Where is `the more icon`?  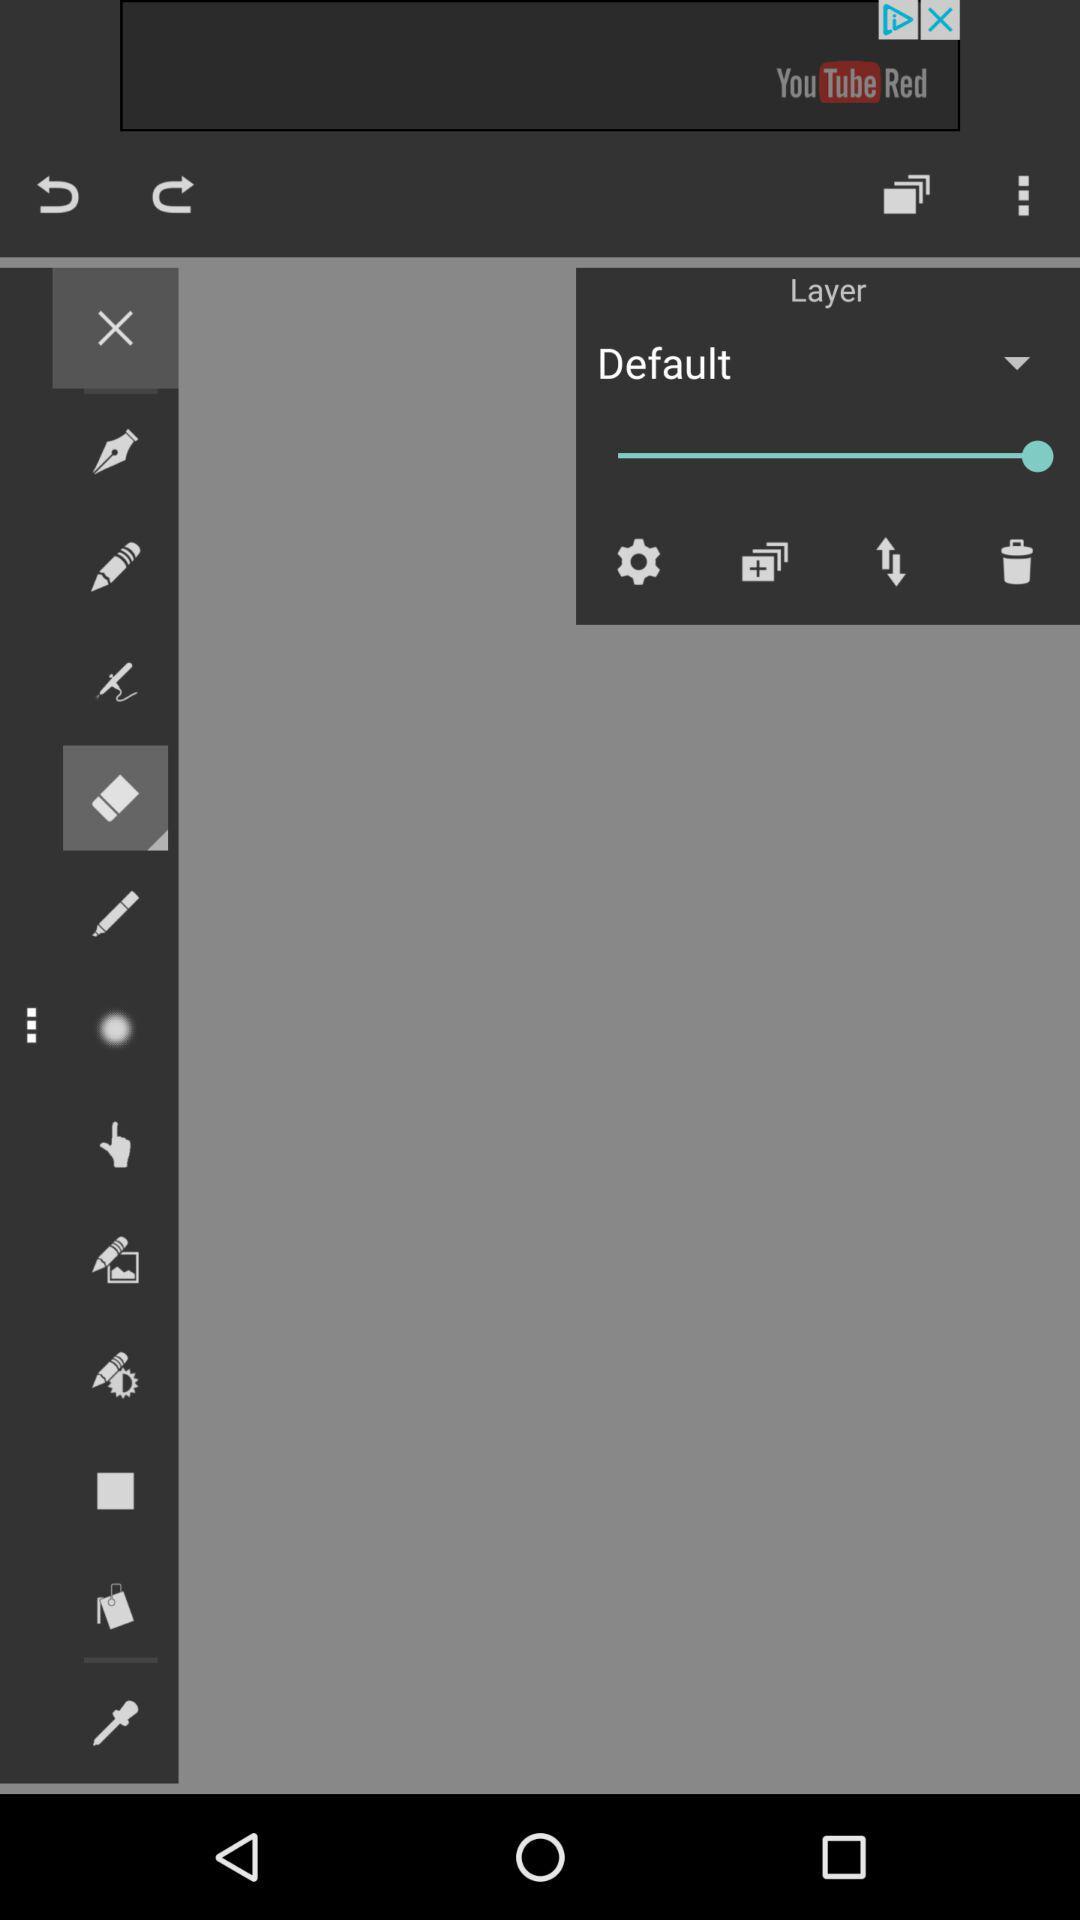
the more icon is located at coordinates (31, 1025).